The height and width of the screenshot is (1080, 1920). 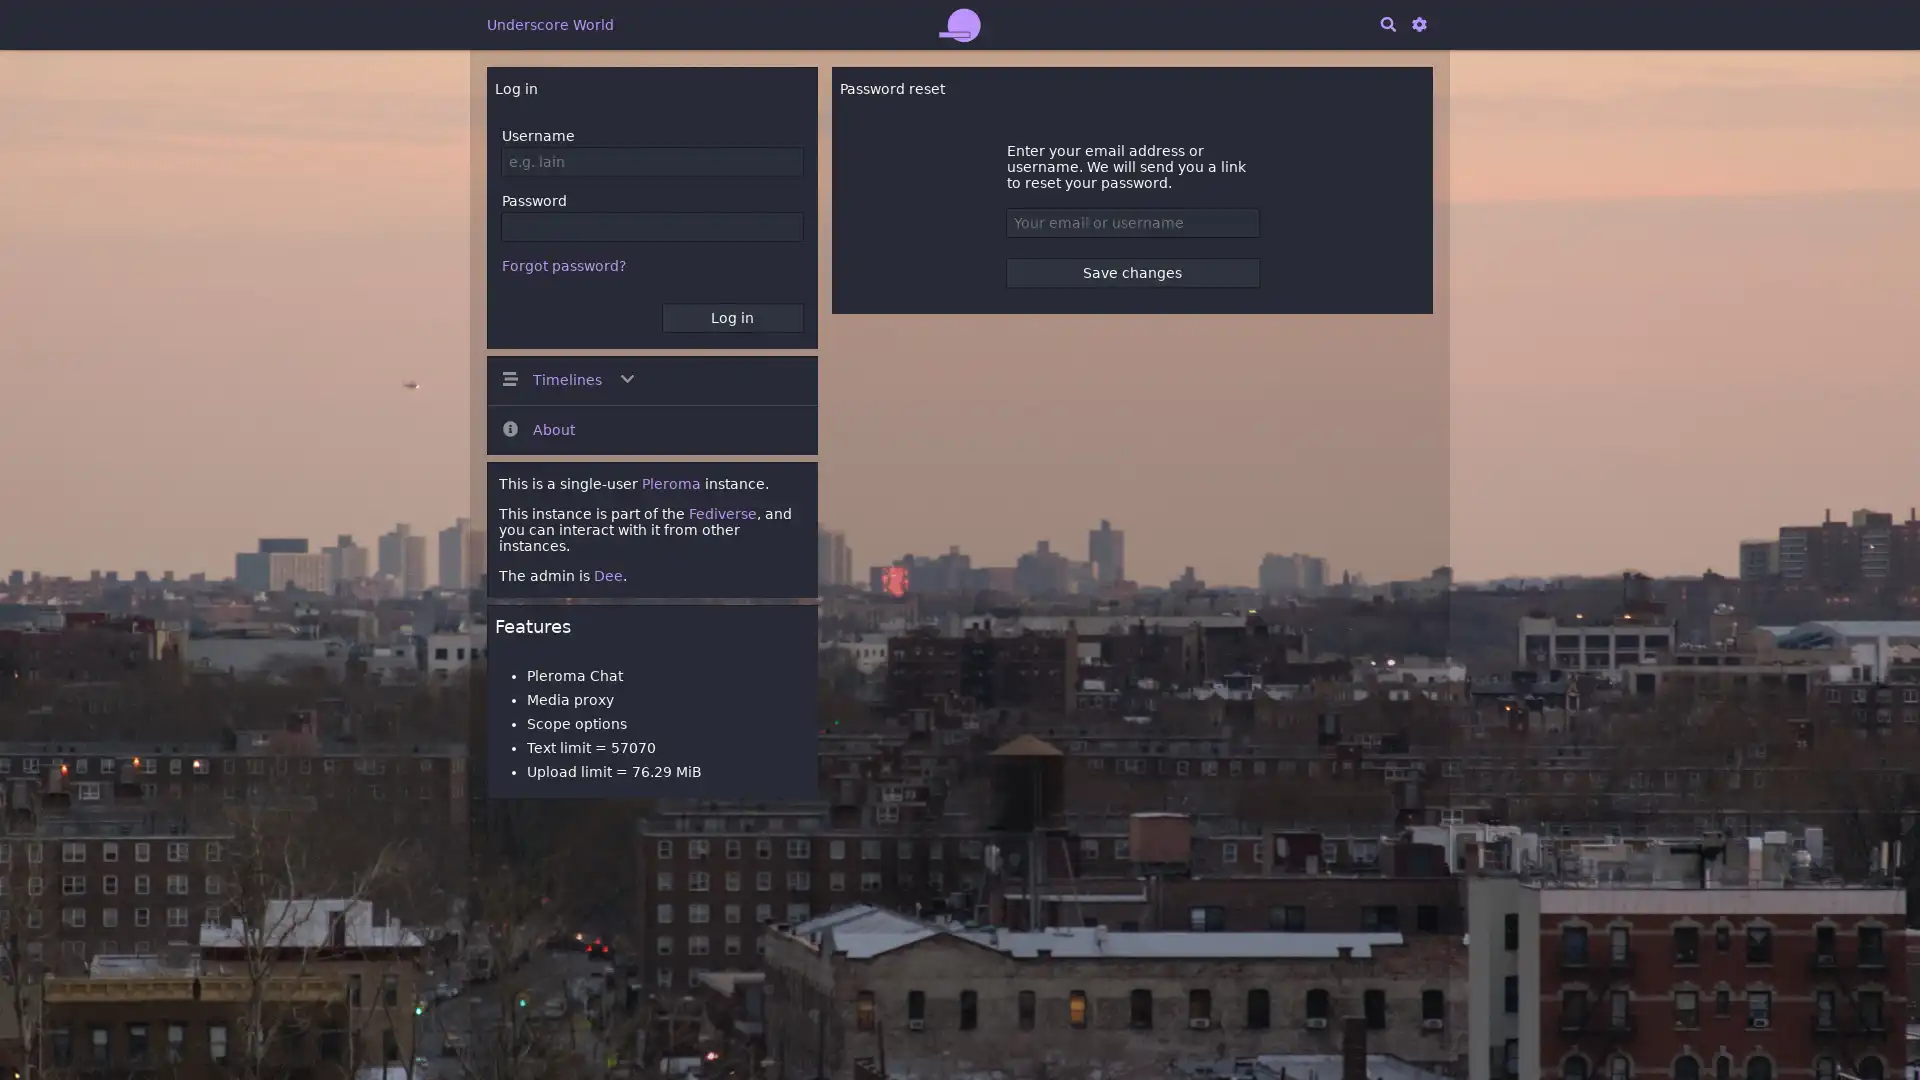 I want to click on Timelines, so click(x=652, y=379).